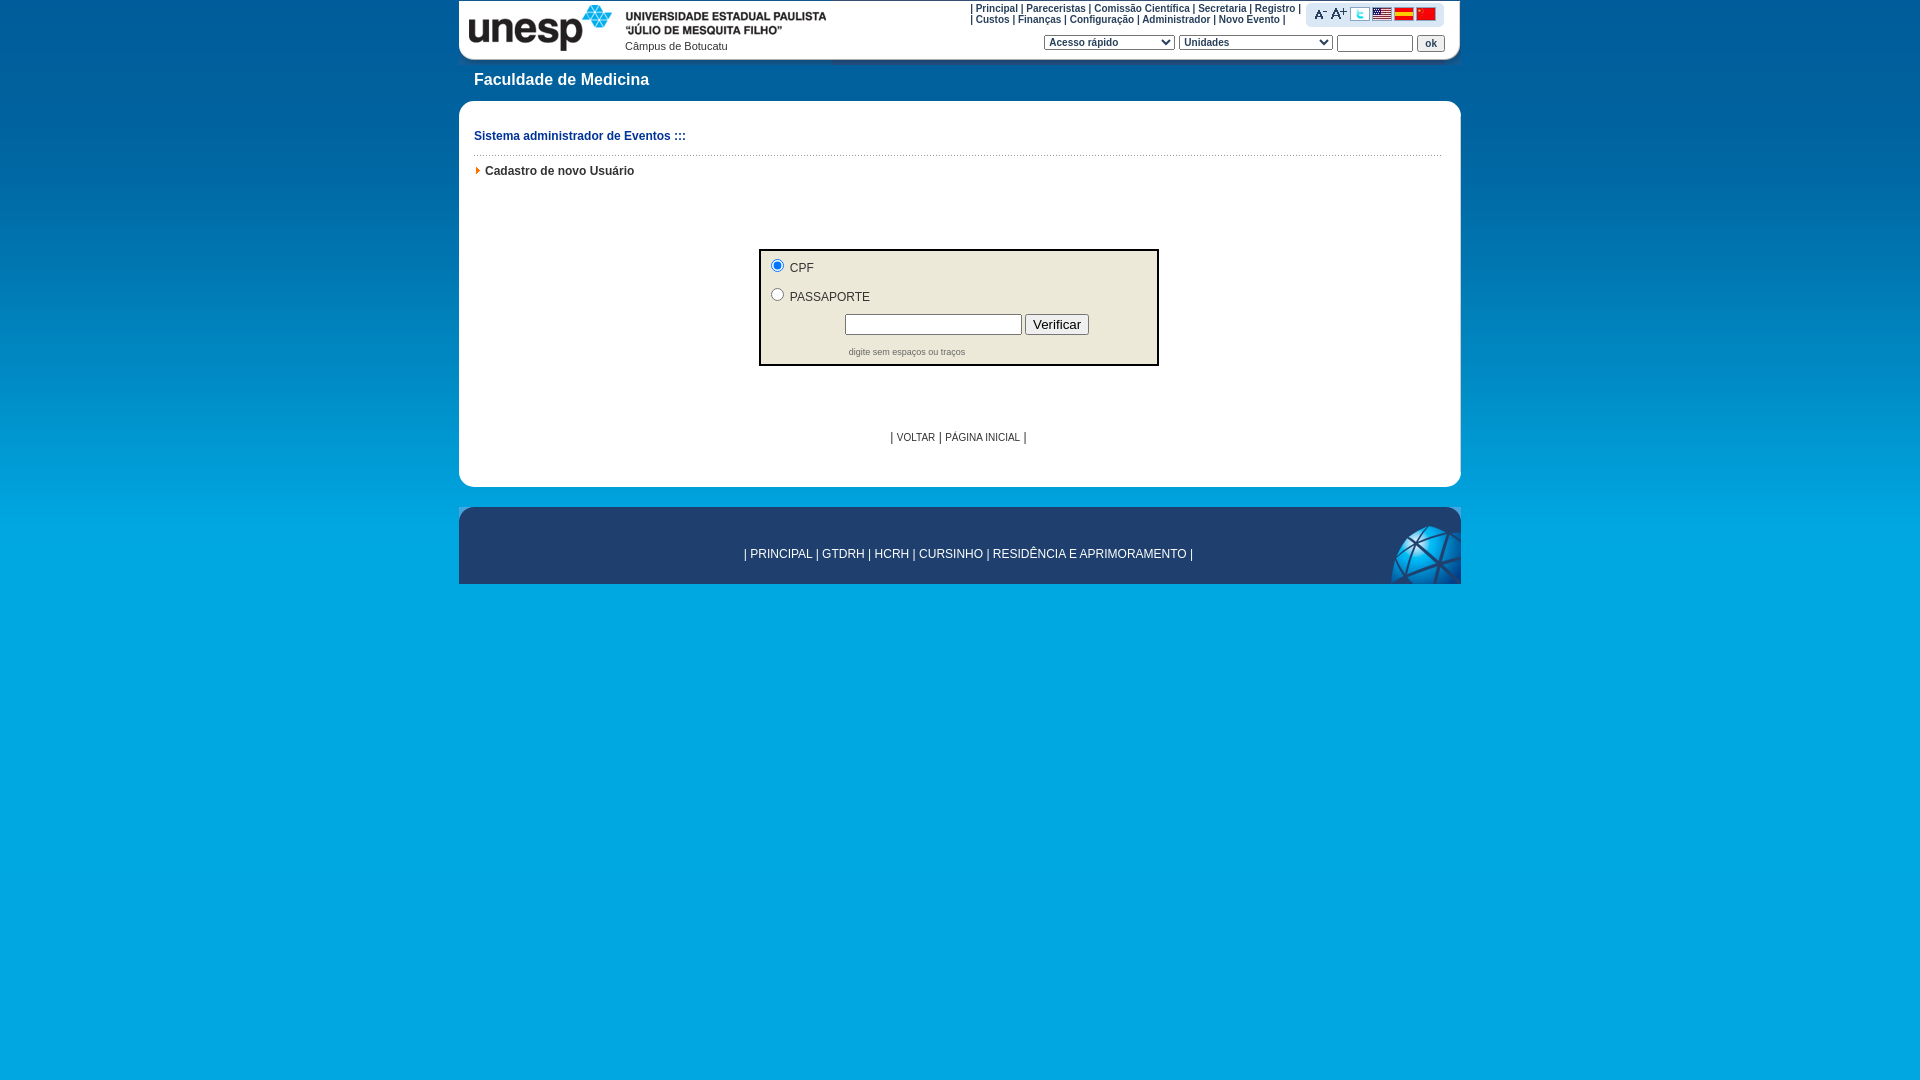 The height and width of the screenshot is (1080, 1920). I want to click on 'Secretaria', so click(1221, 7).